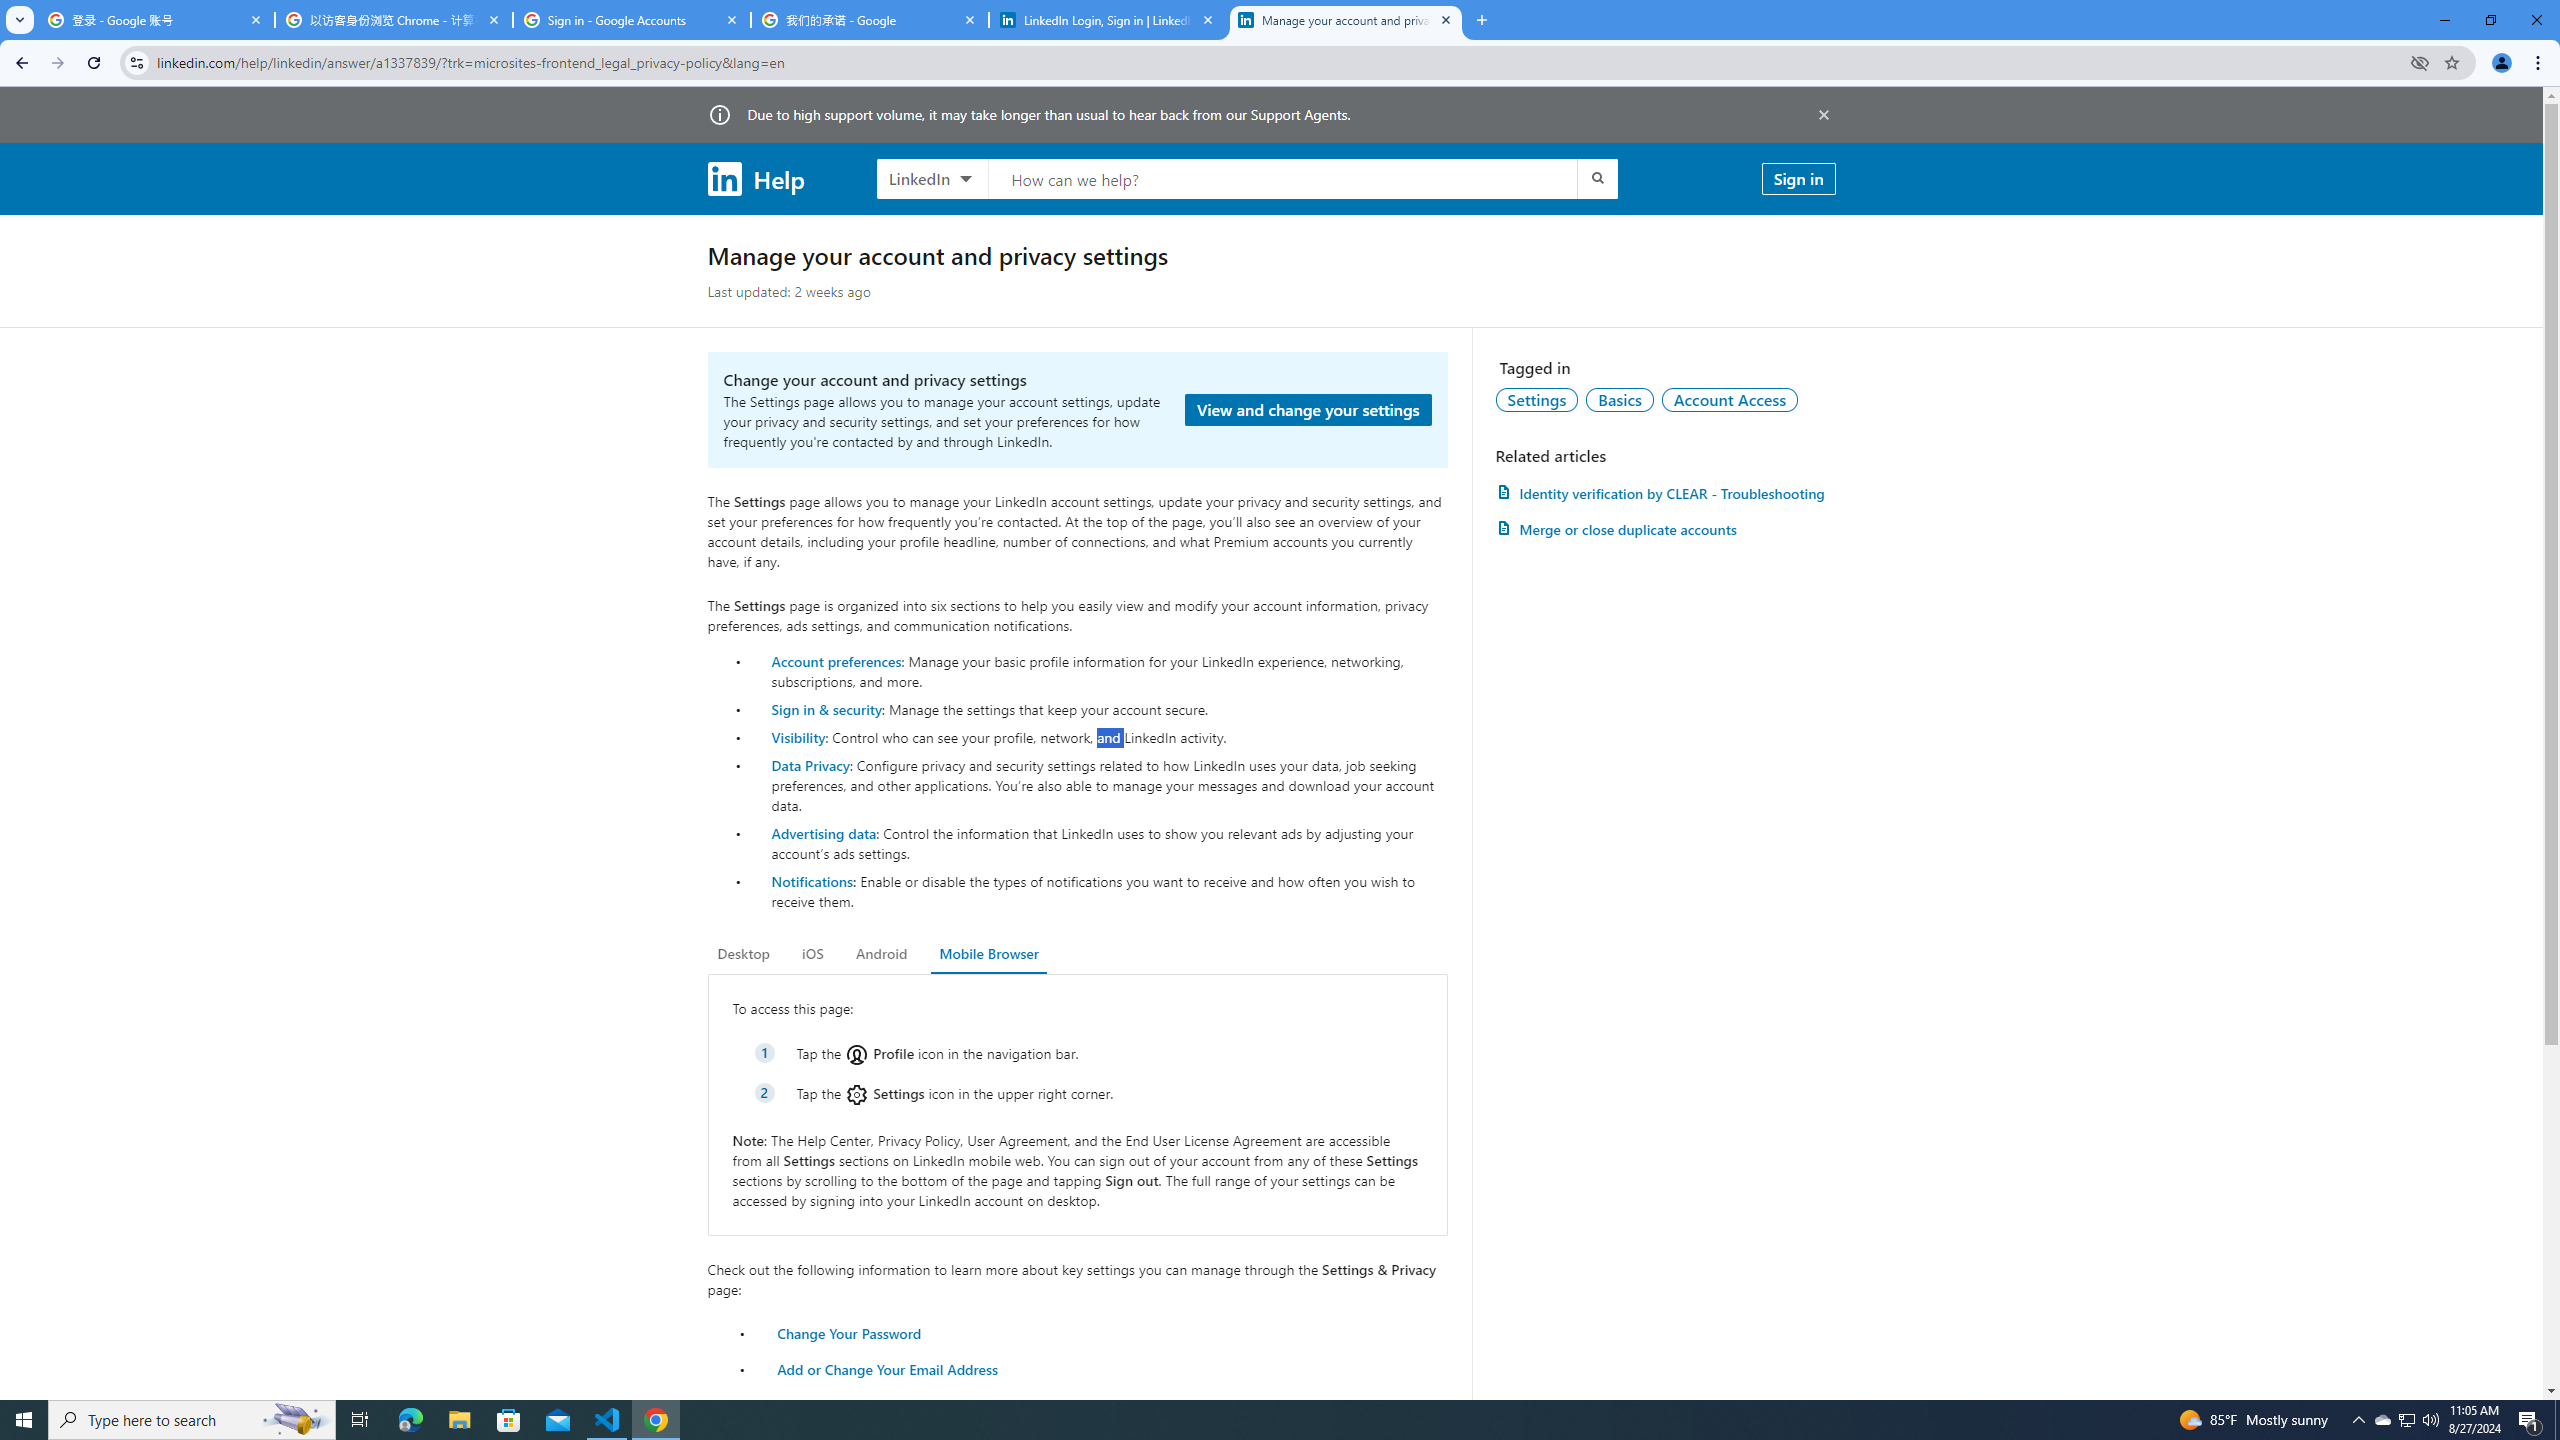 The height and width of the screenshot is (1440, 2560). What do you see at coordinates (1664, 528) in the screenshot?
I see `'Merge or close duplicate accounts'` at bounding box center [1664, 528].